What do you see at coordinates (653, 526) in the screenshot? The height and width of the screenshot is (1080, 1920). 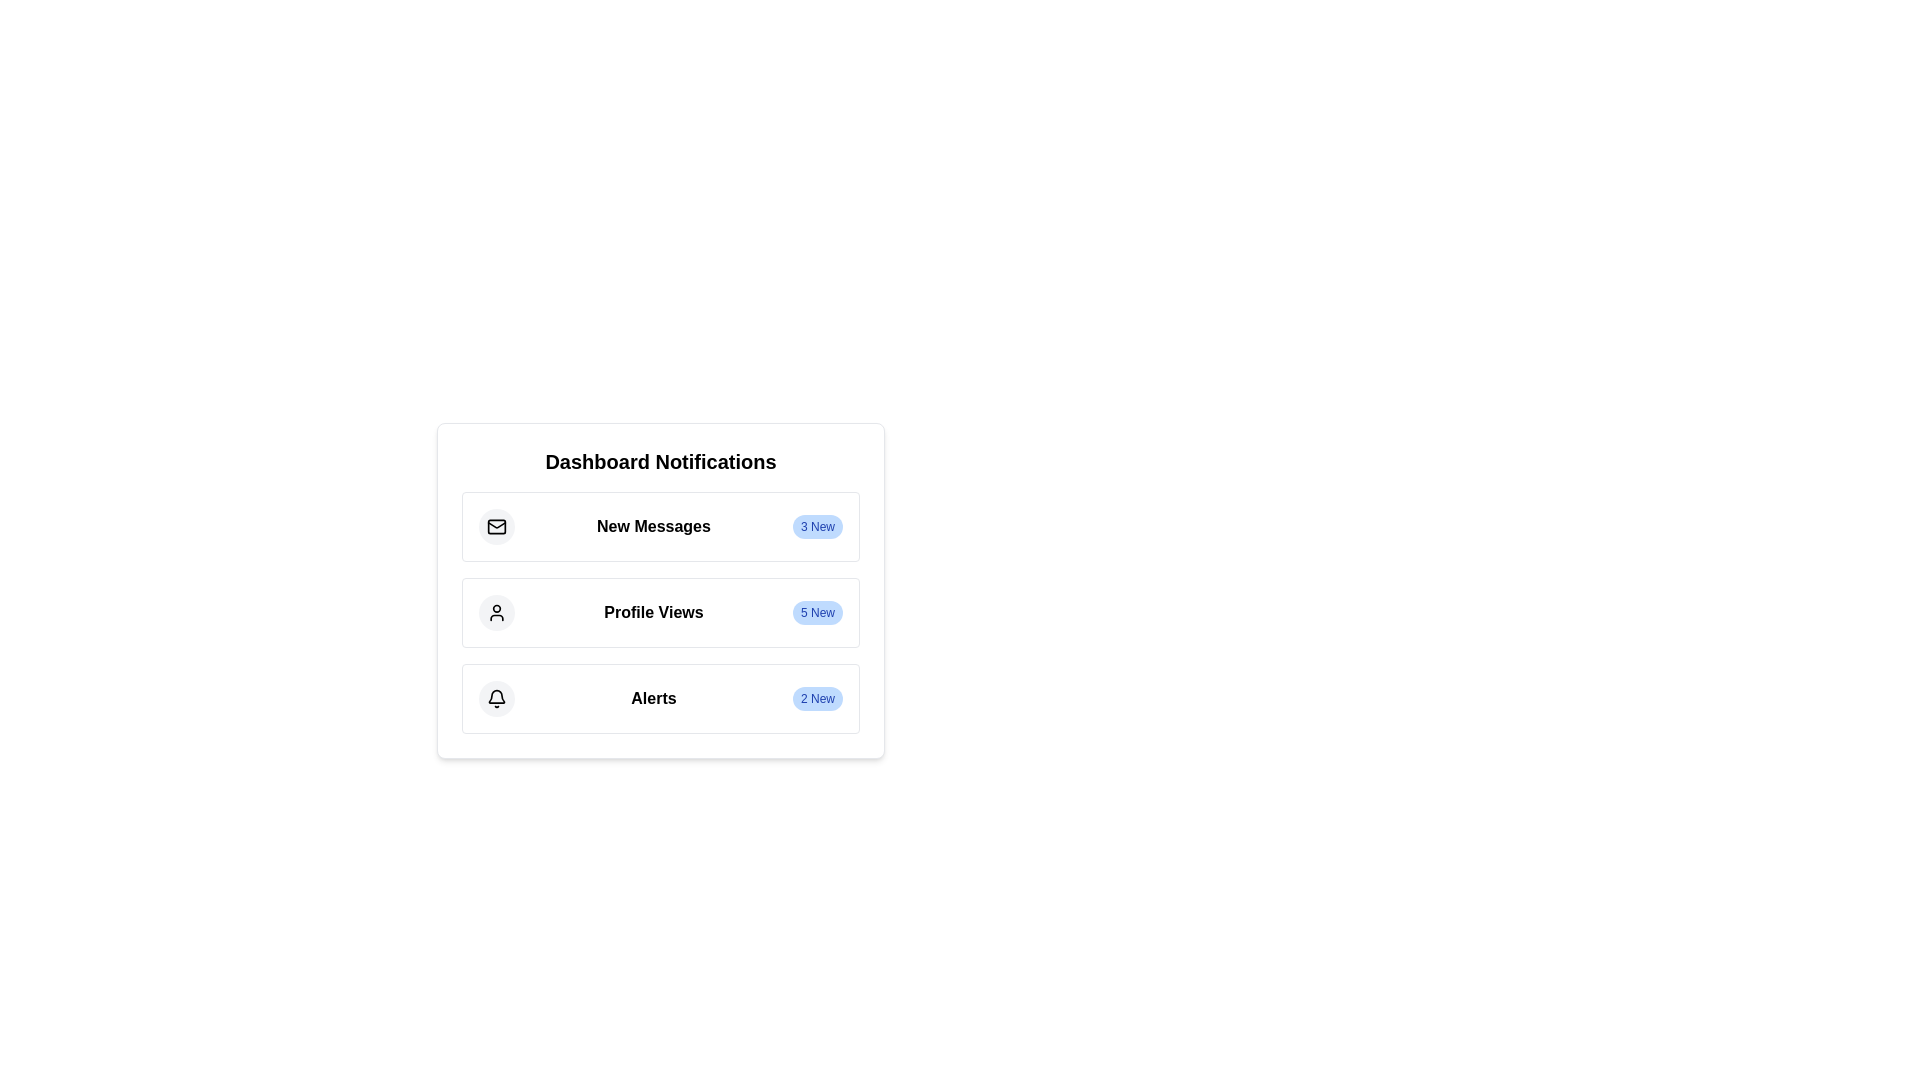 I see `the notification label that indicates new messages, located between an envelope icon and a blue badge labeled '3 New'` at bounding box center [653, 526].